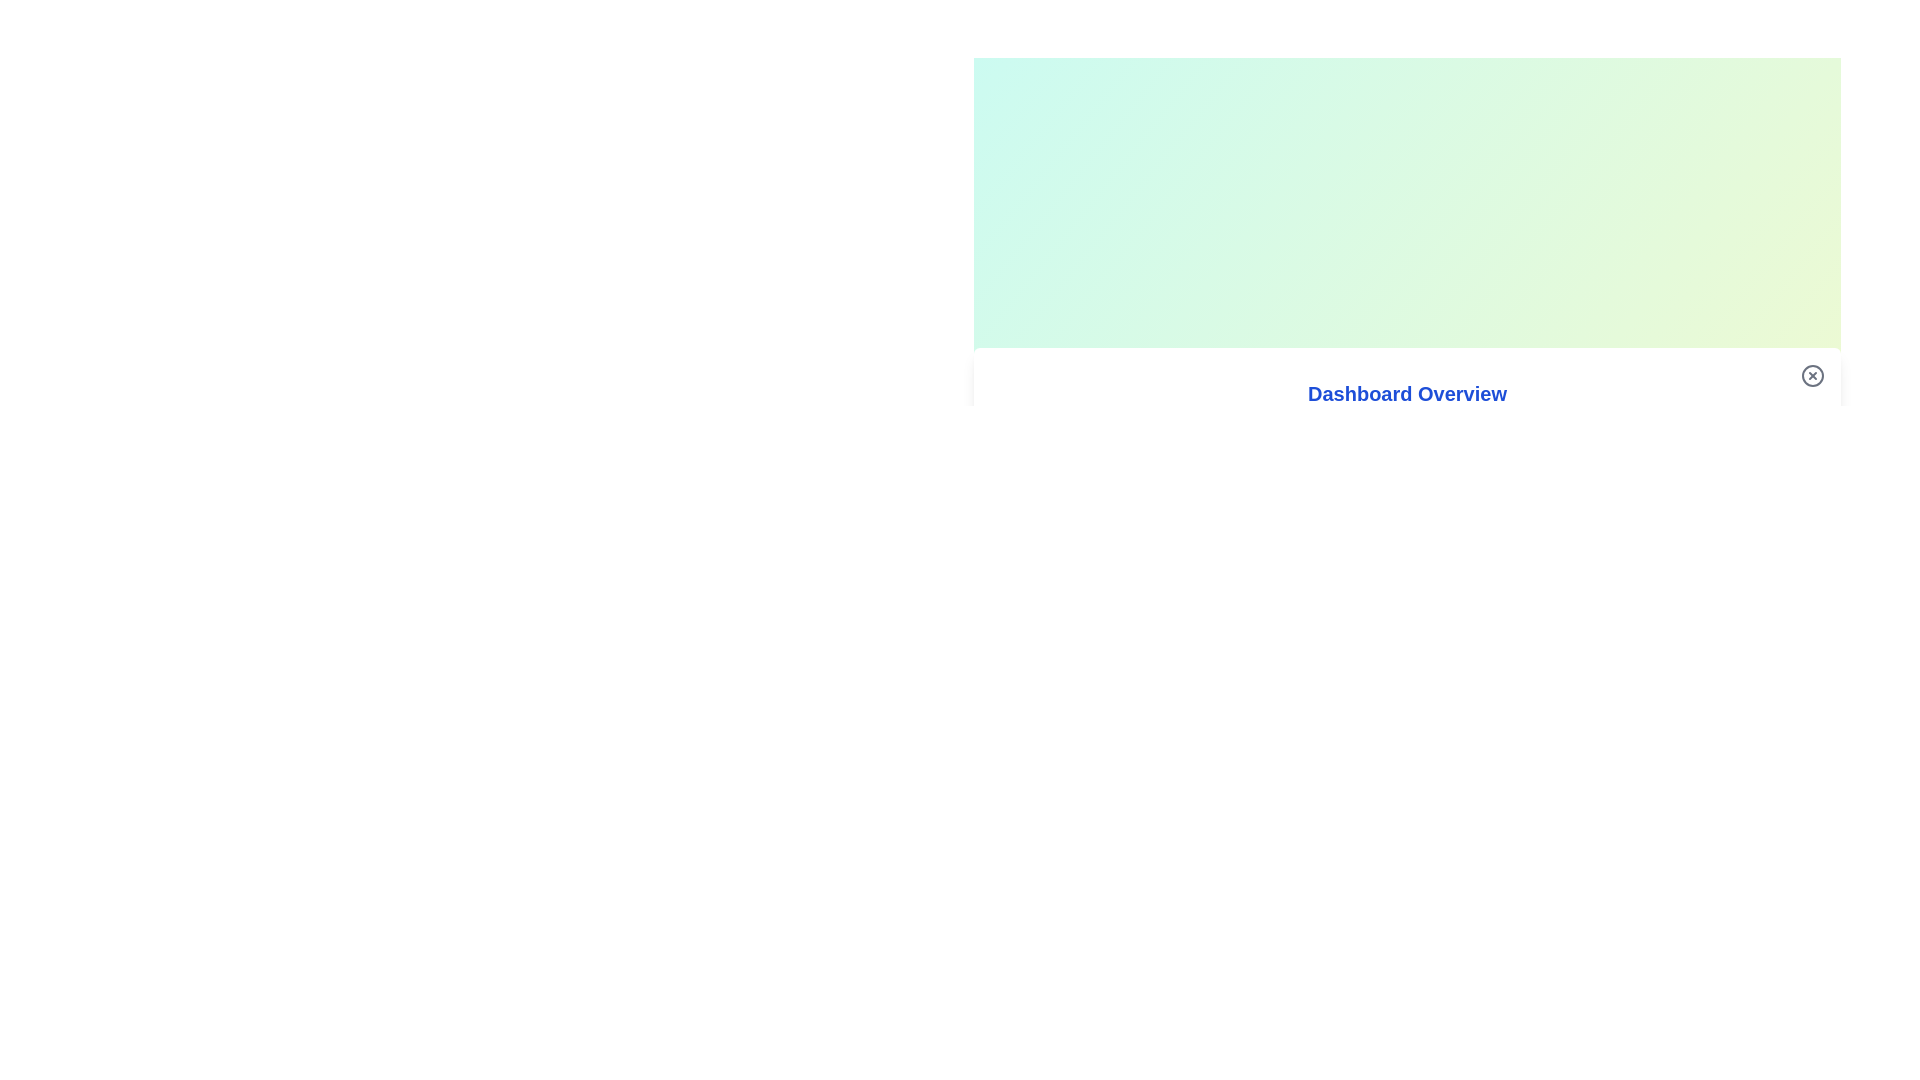 The height and width of the screenshot is (1080, 1920). I want to click on the close button to close the dialog, so click(1813, 375).